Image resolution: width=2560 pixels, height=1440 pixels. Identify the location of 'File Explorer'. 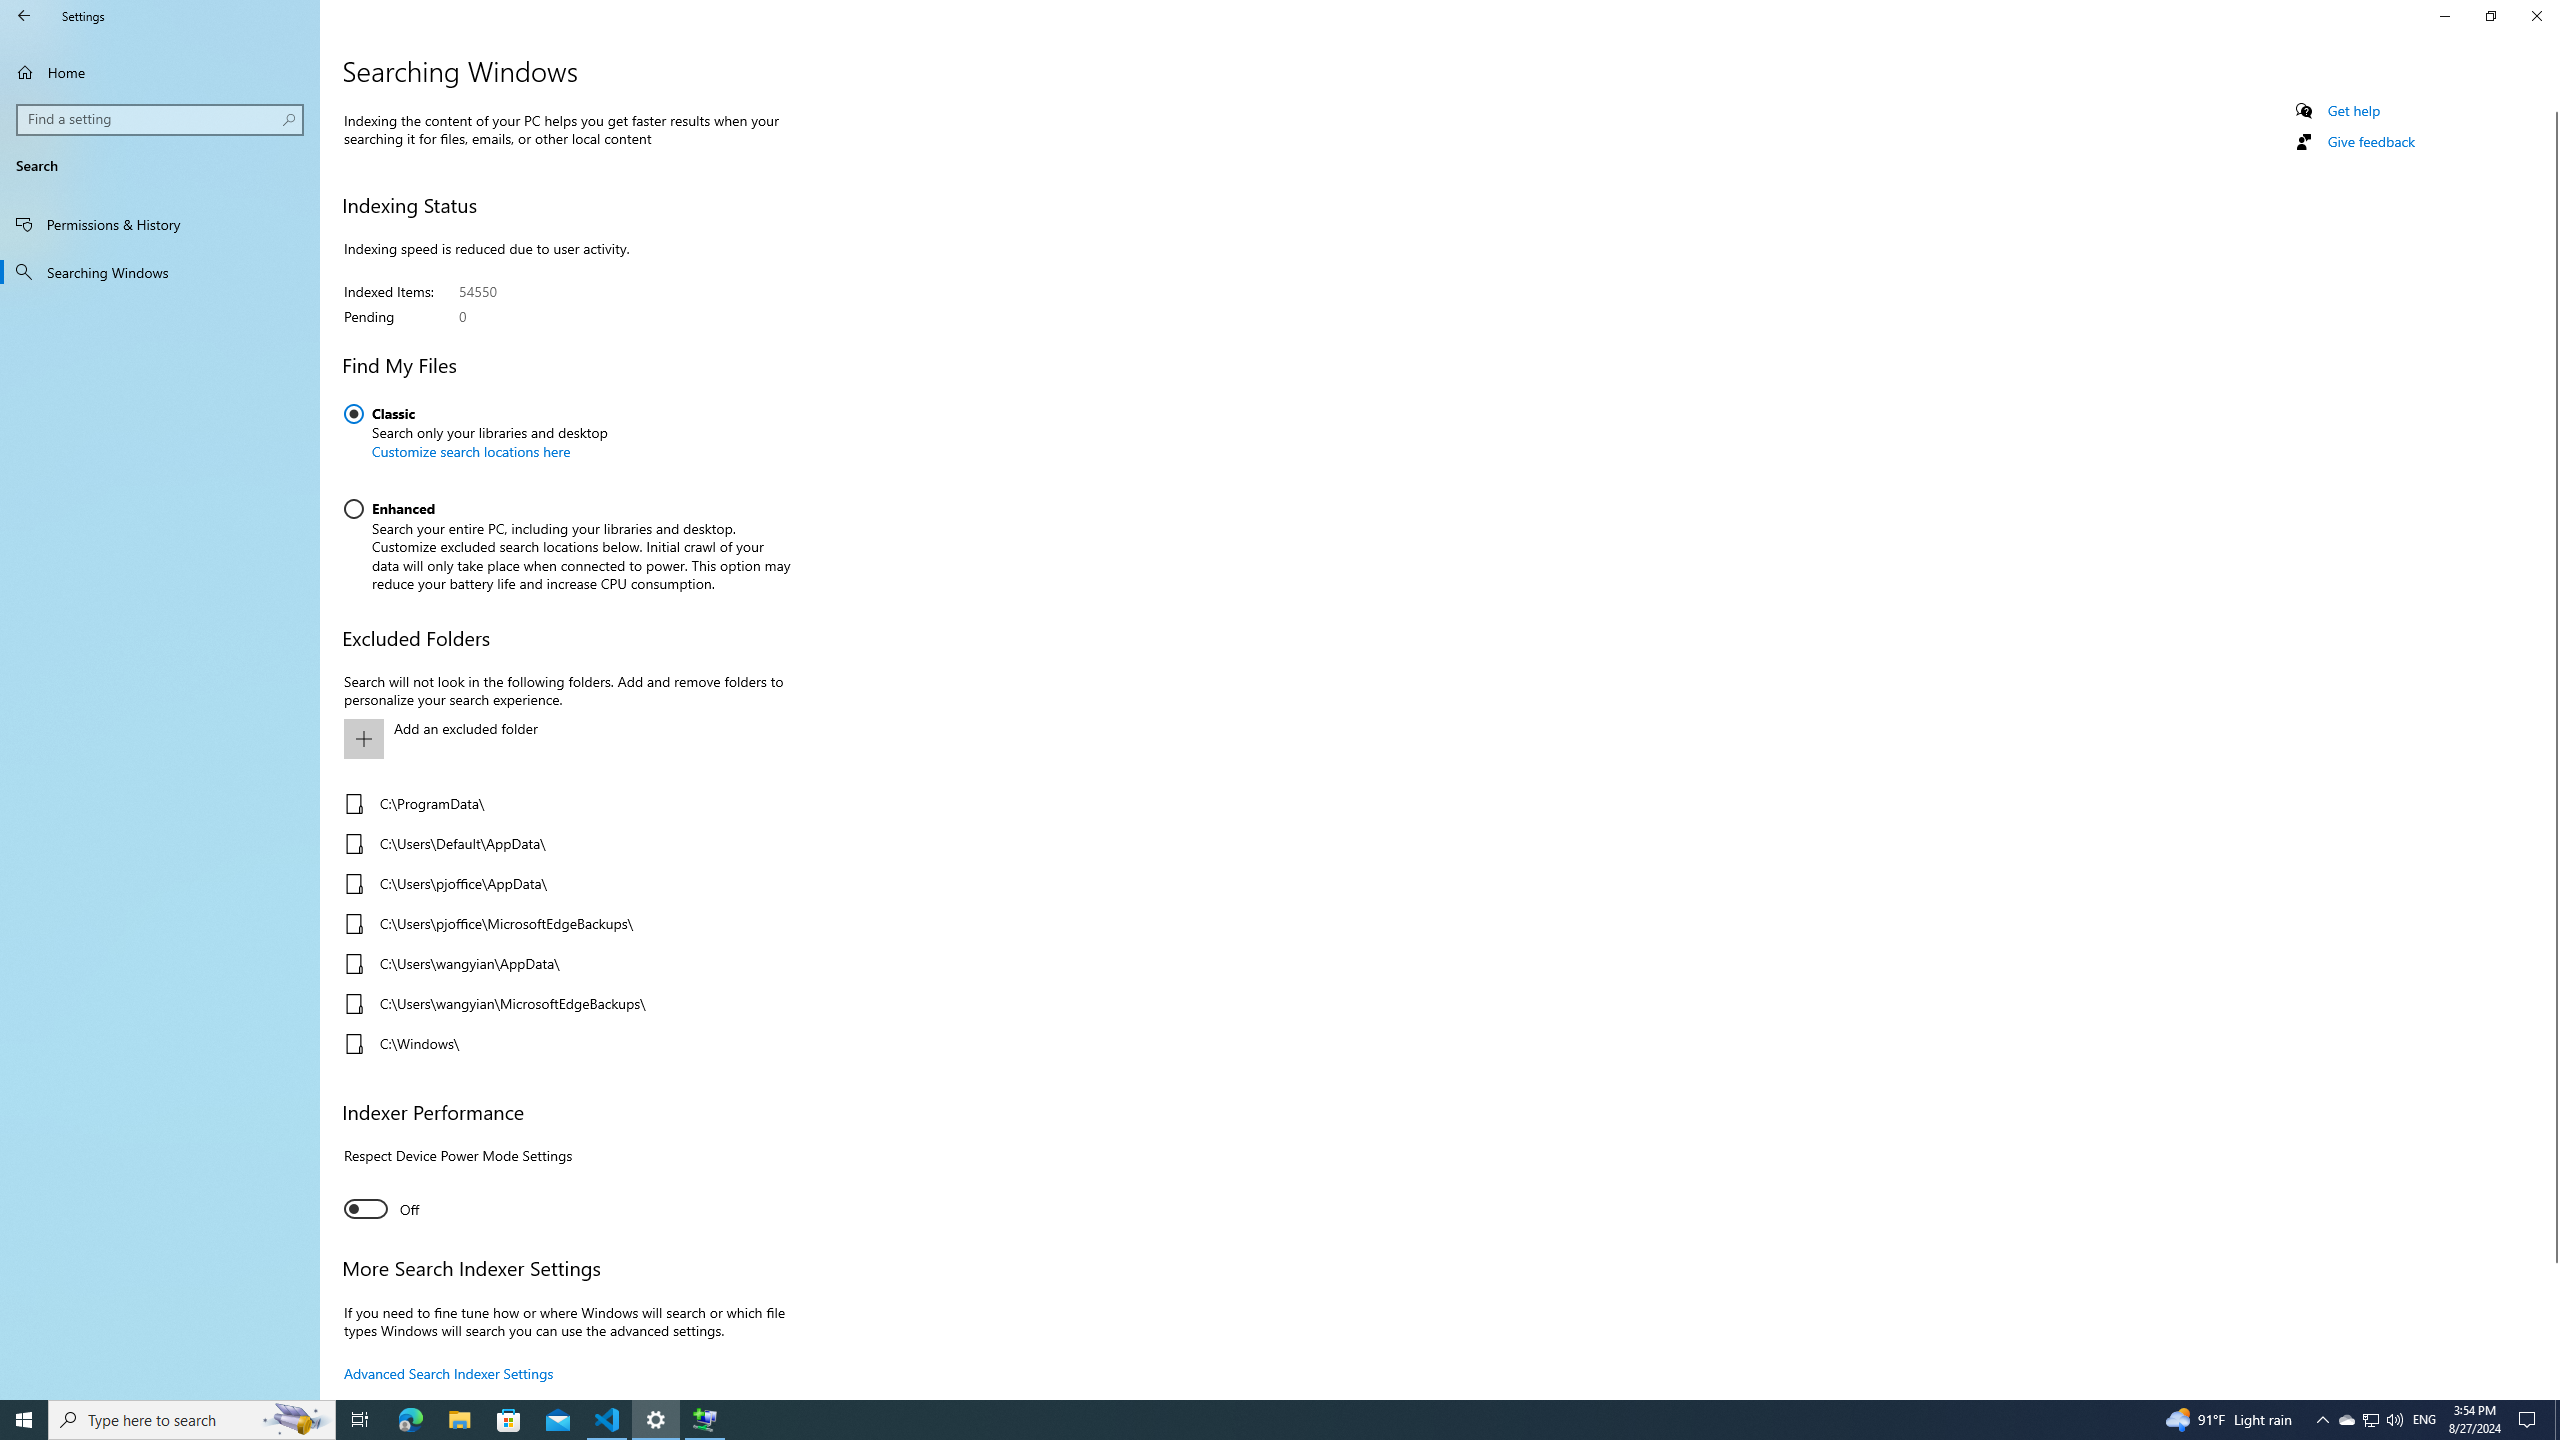
(458, 1418).